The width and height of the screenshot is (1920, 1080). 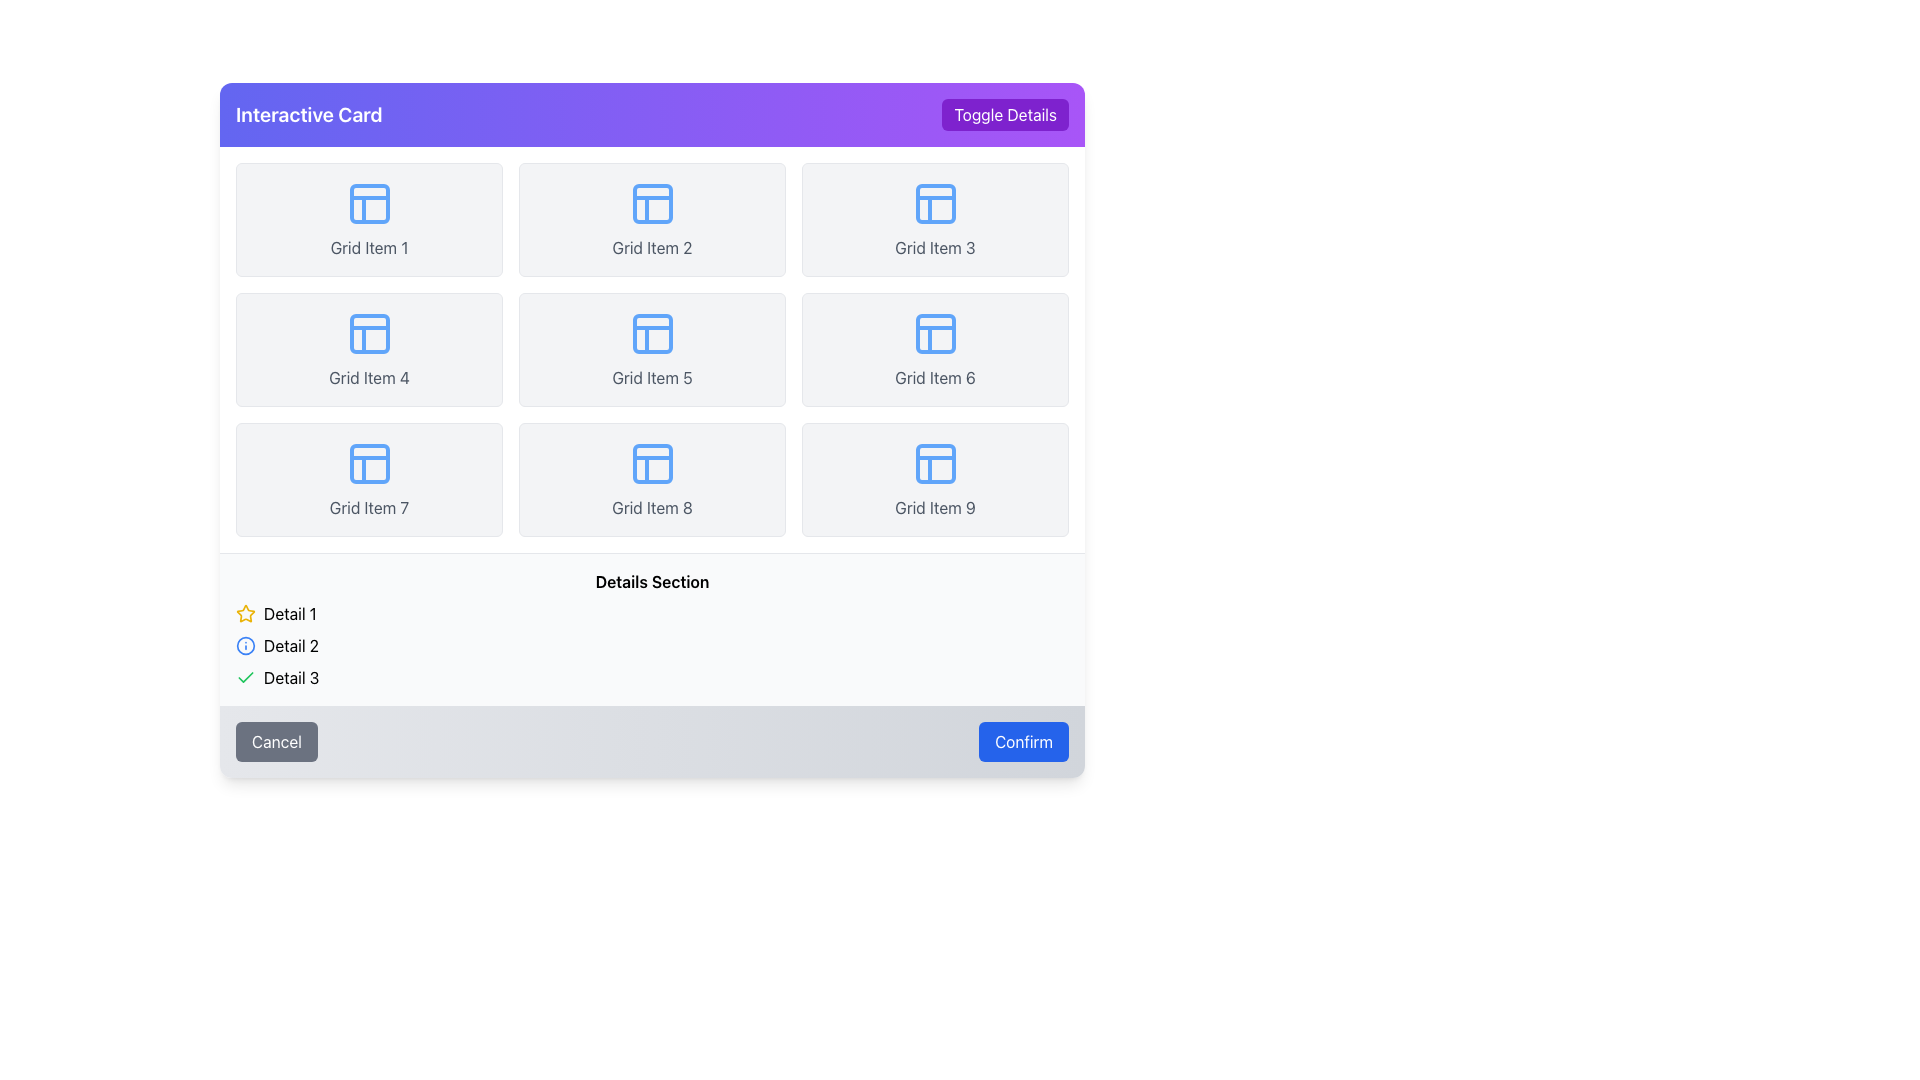 I want to click on the small rectangular shape with rounded corners that is part of the 'Grid Item 2' icon in the grid layout, so click(x=652, y=204).